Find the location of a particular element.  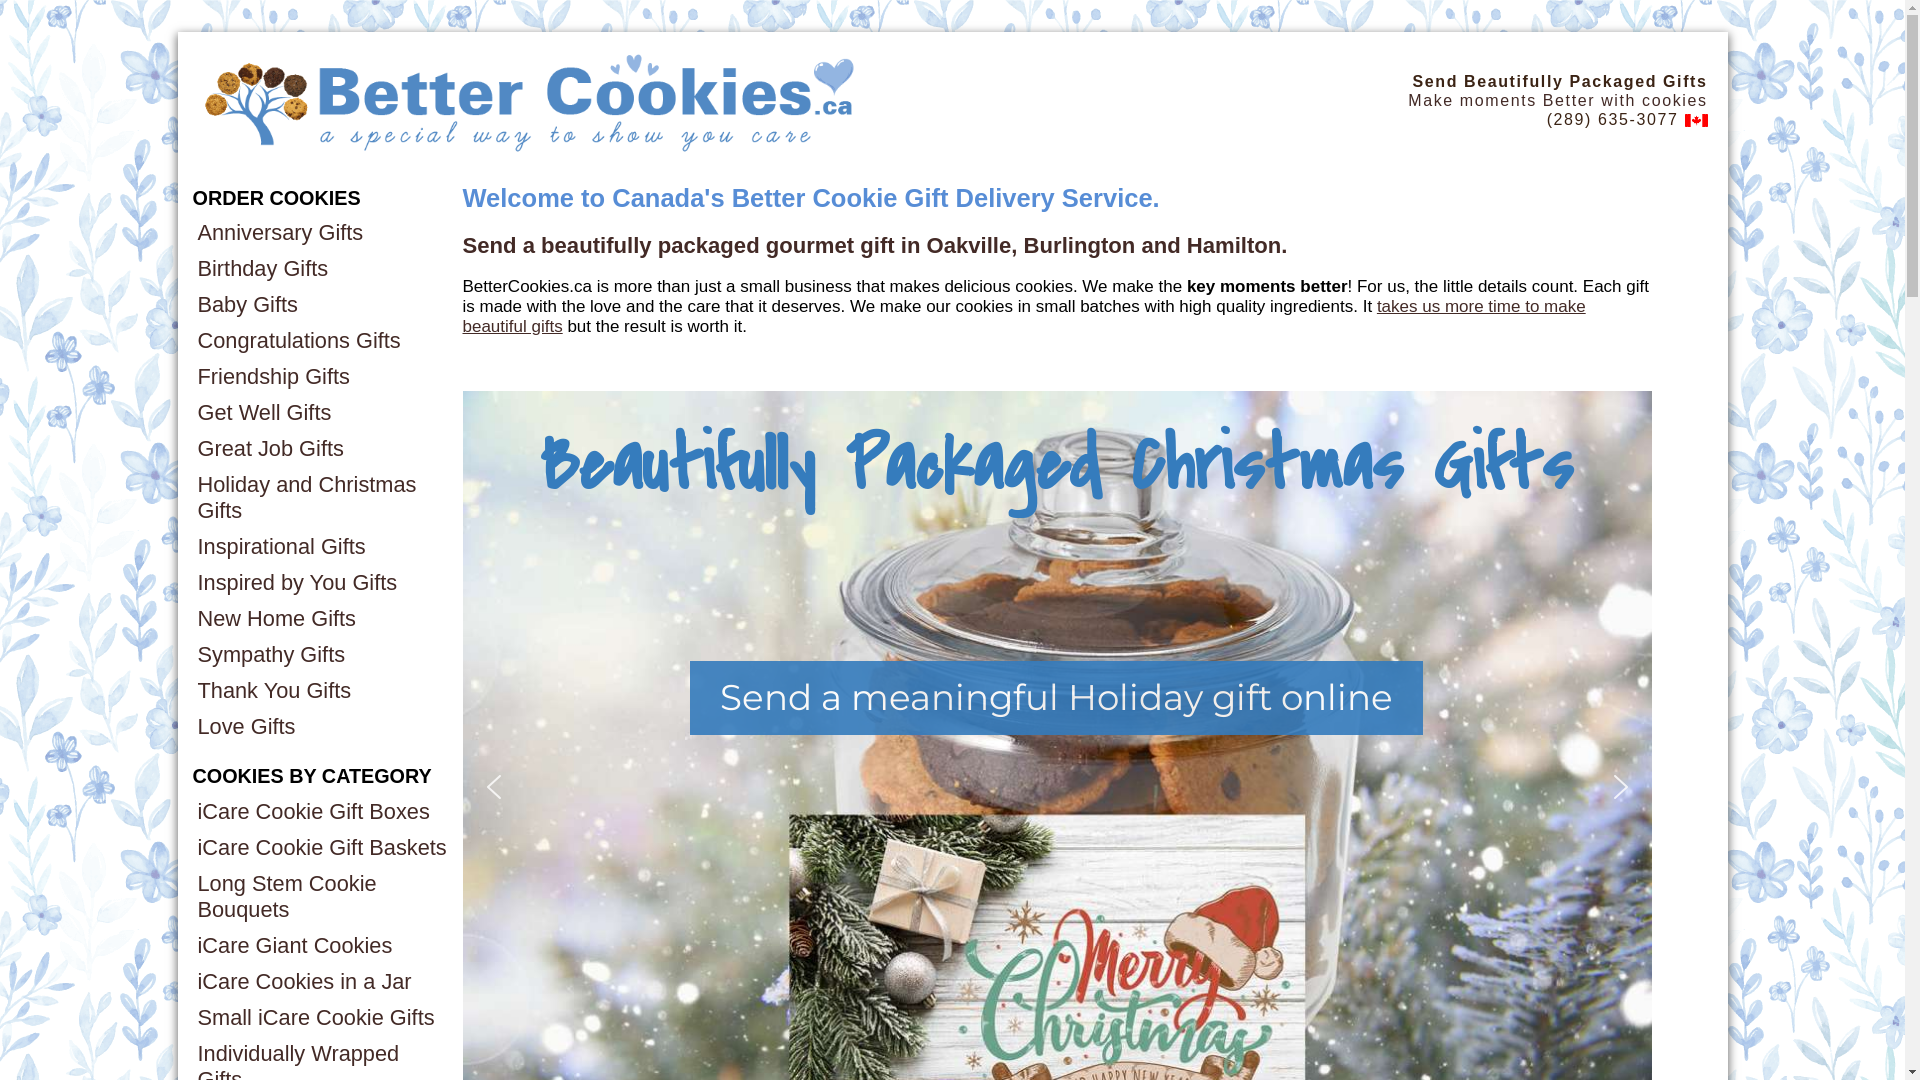

'Sympathy Gifts' is located at coordinates (192, 655).